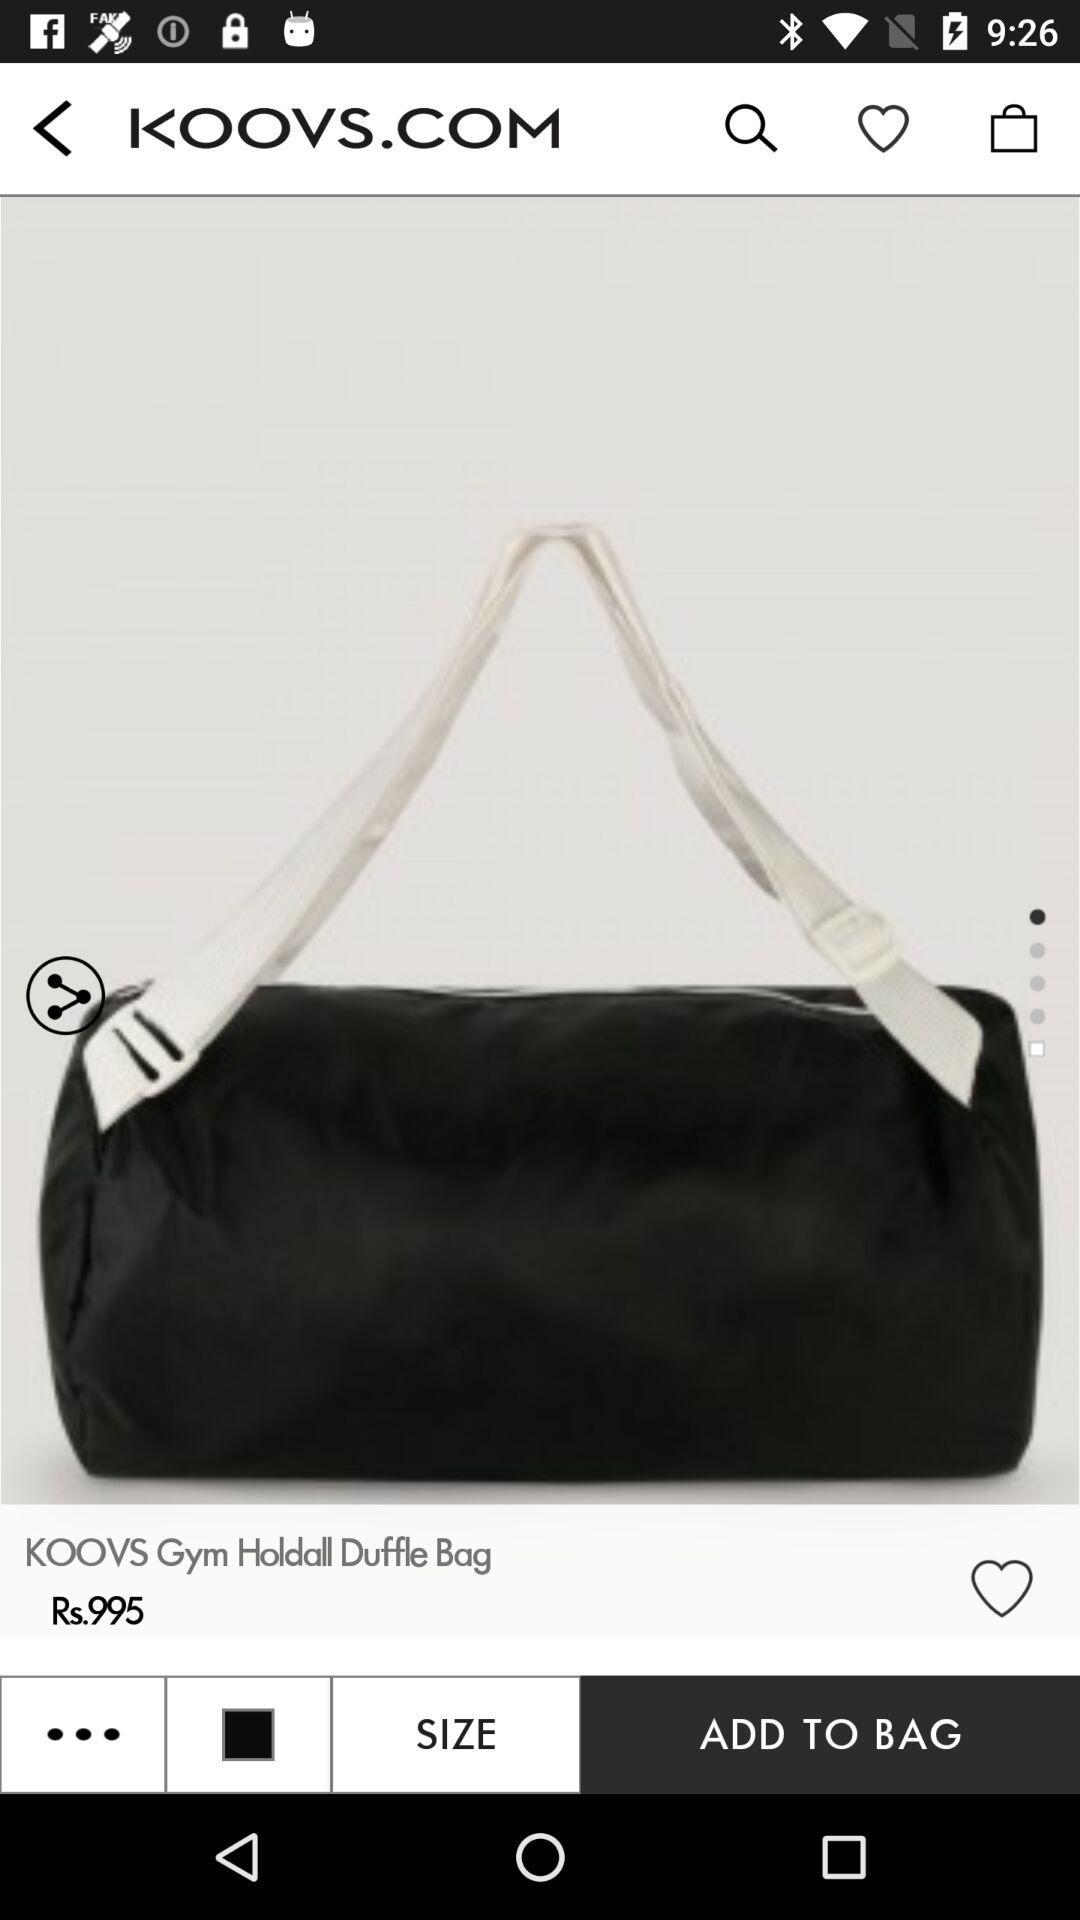  I want to click on the arrow_backward icon, so click(51, 127).